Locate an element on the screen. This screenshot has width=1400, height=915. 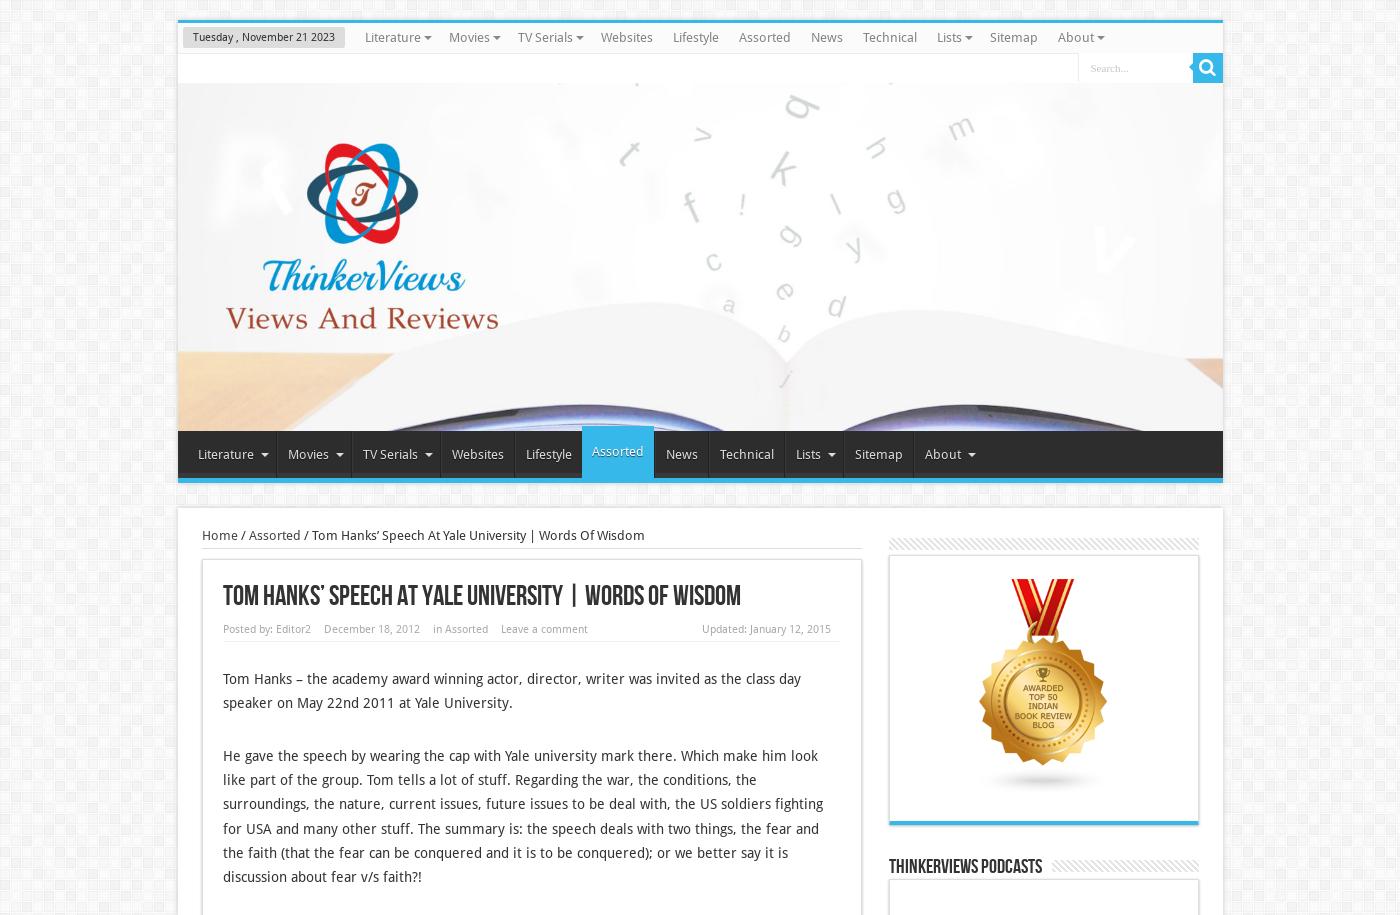
'Updated: January 12, 2015' is located at coordinates (764, 629).